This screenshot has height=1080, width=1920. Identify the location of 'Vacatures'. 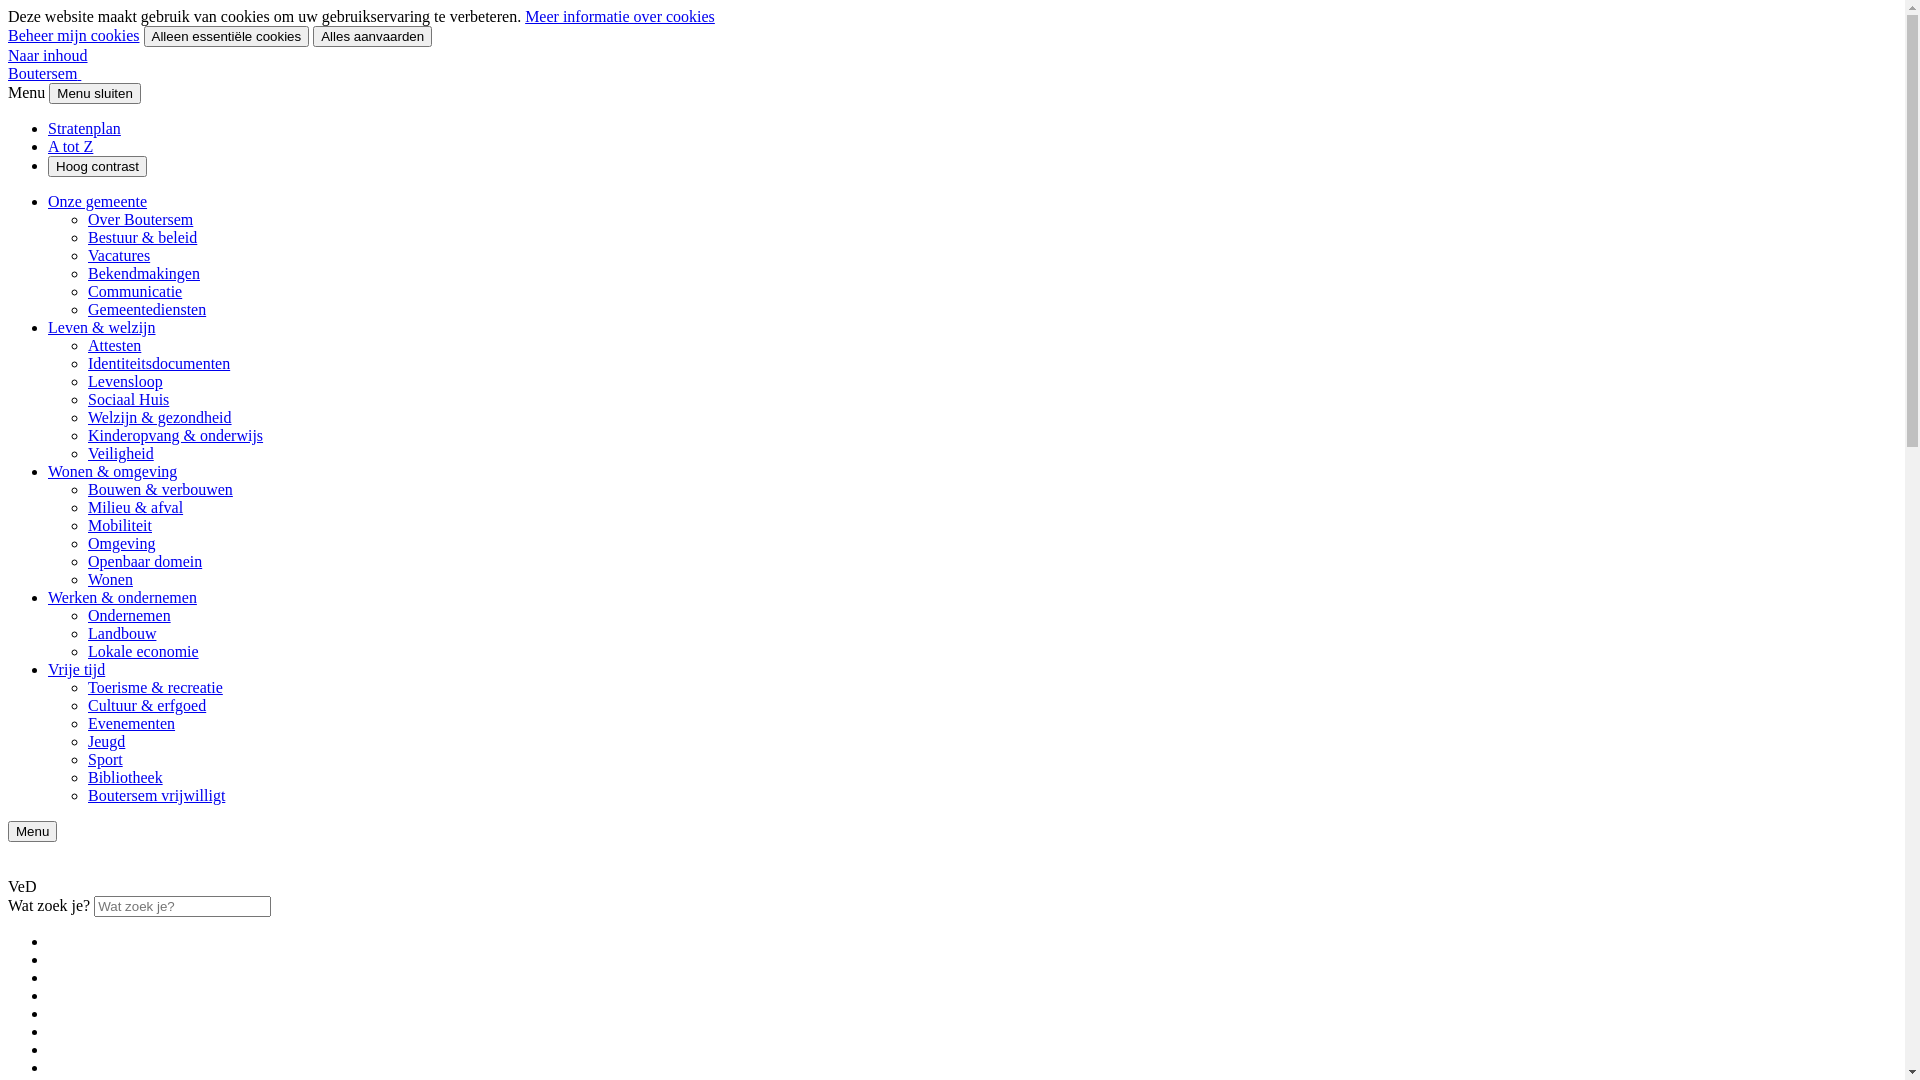
(118, 254).